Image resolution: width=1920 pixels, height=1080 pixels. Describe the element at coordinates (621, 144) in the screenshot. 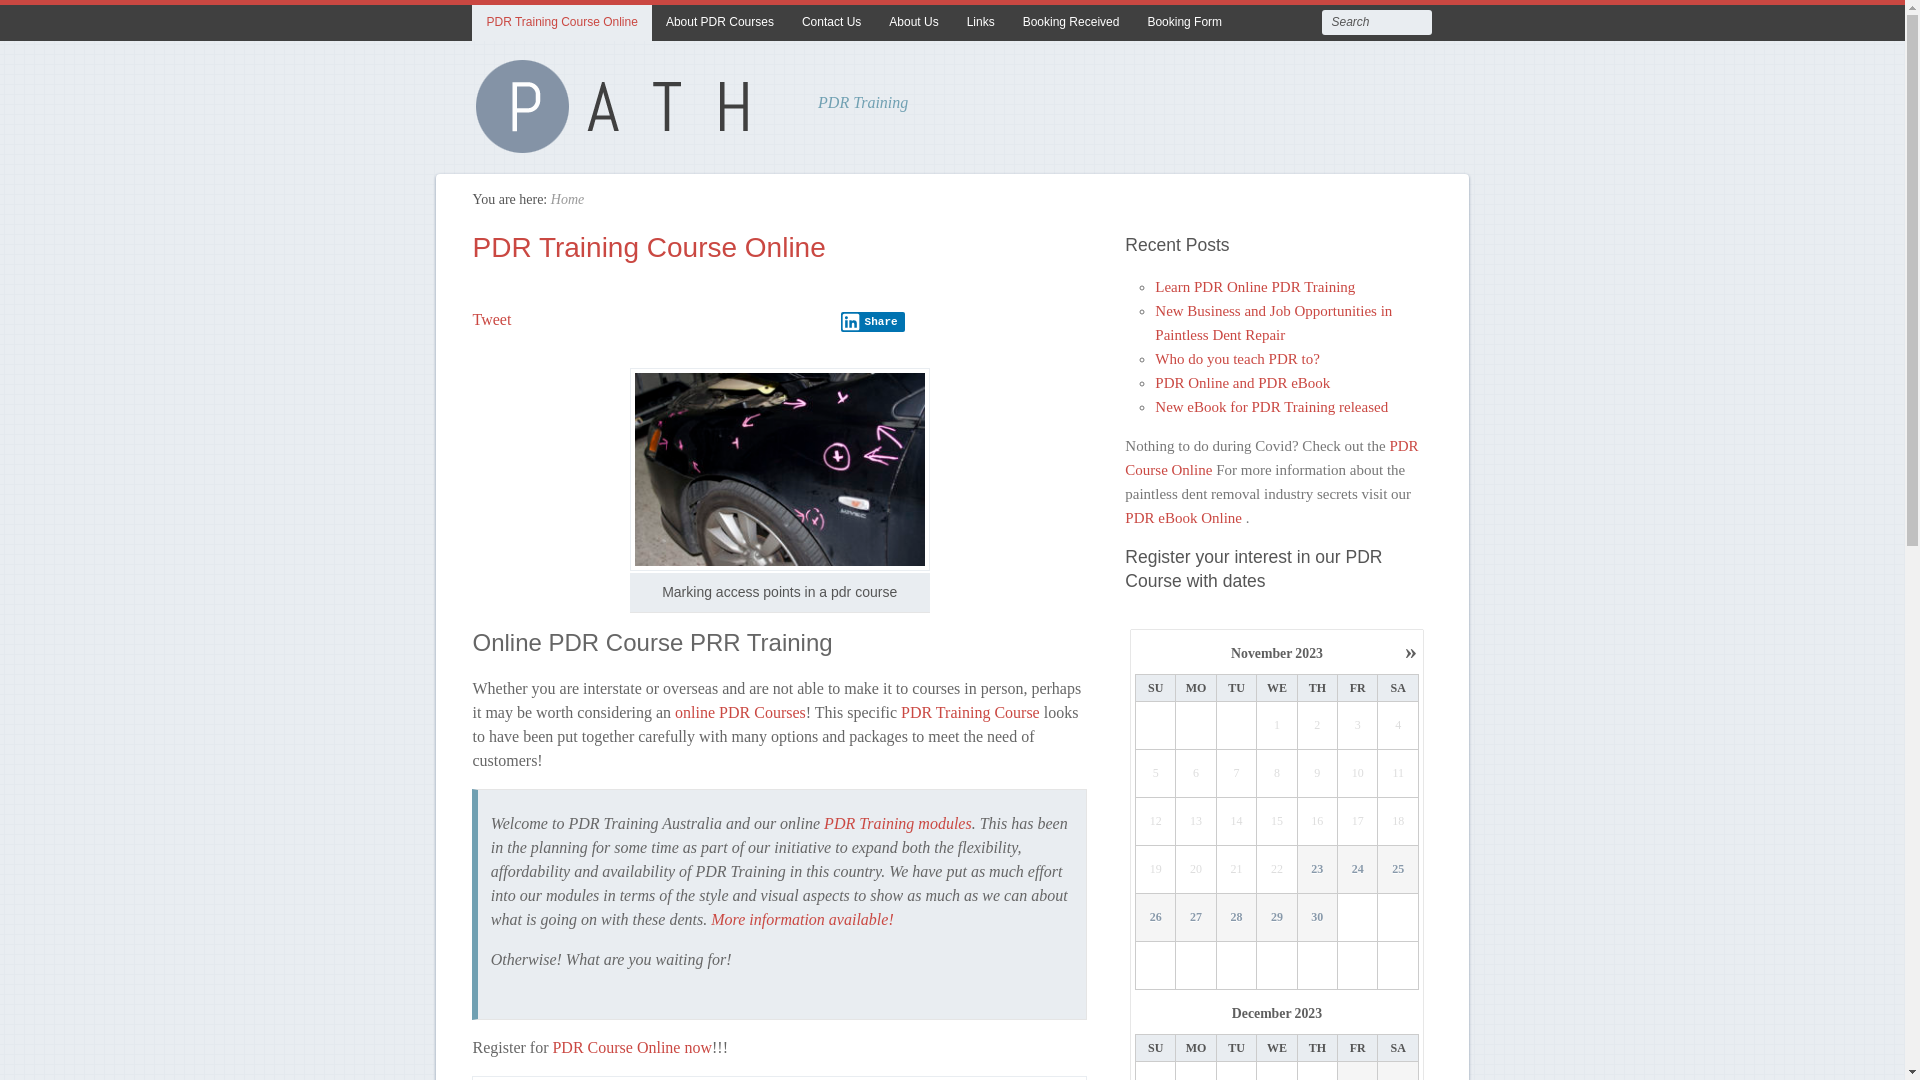

I see `'Learn how to do Paintless Dent Repair'` at that location.